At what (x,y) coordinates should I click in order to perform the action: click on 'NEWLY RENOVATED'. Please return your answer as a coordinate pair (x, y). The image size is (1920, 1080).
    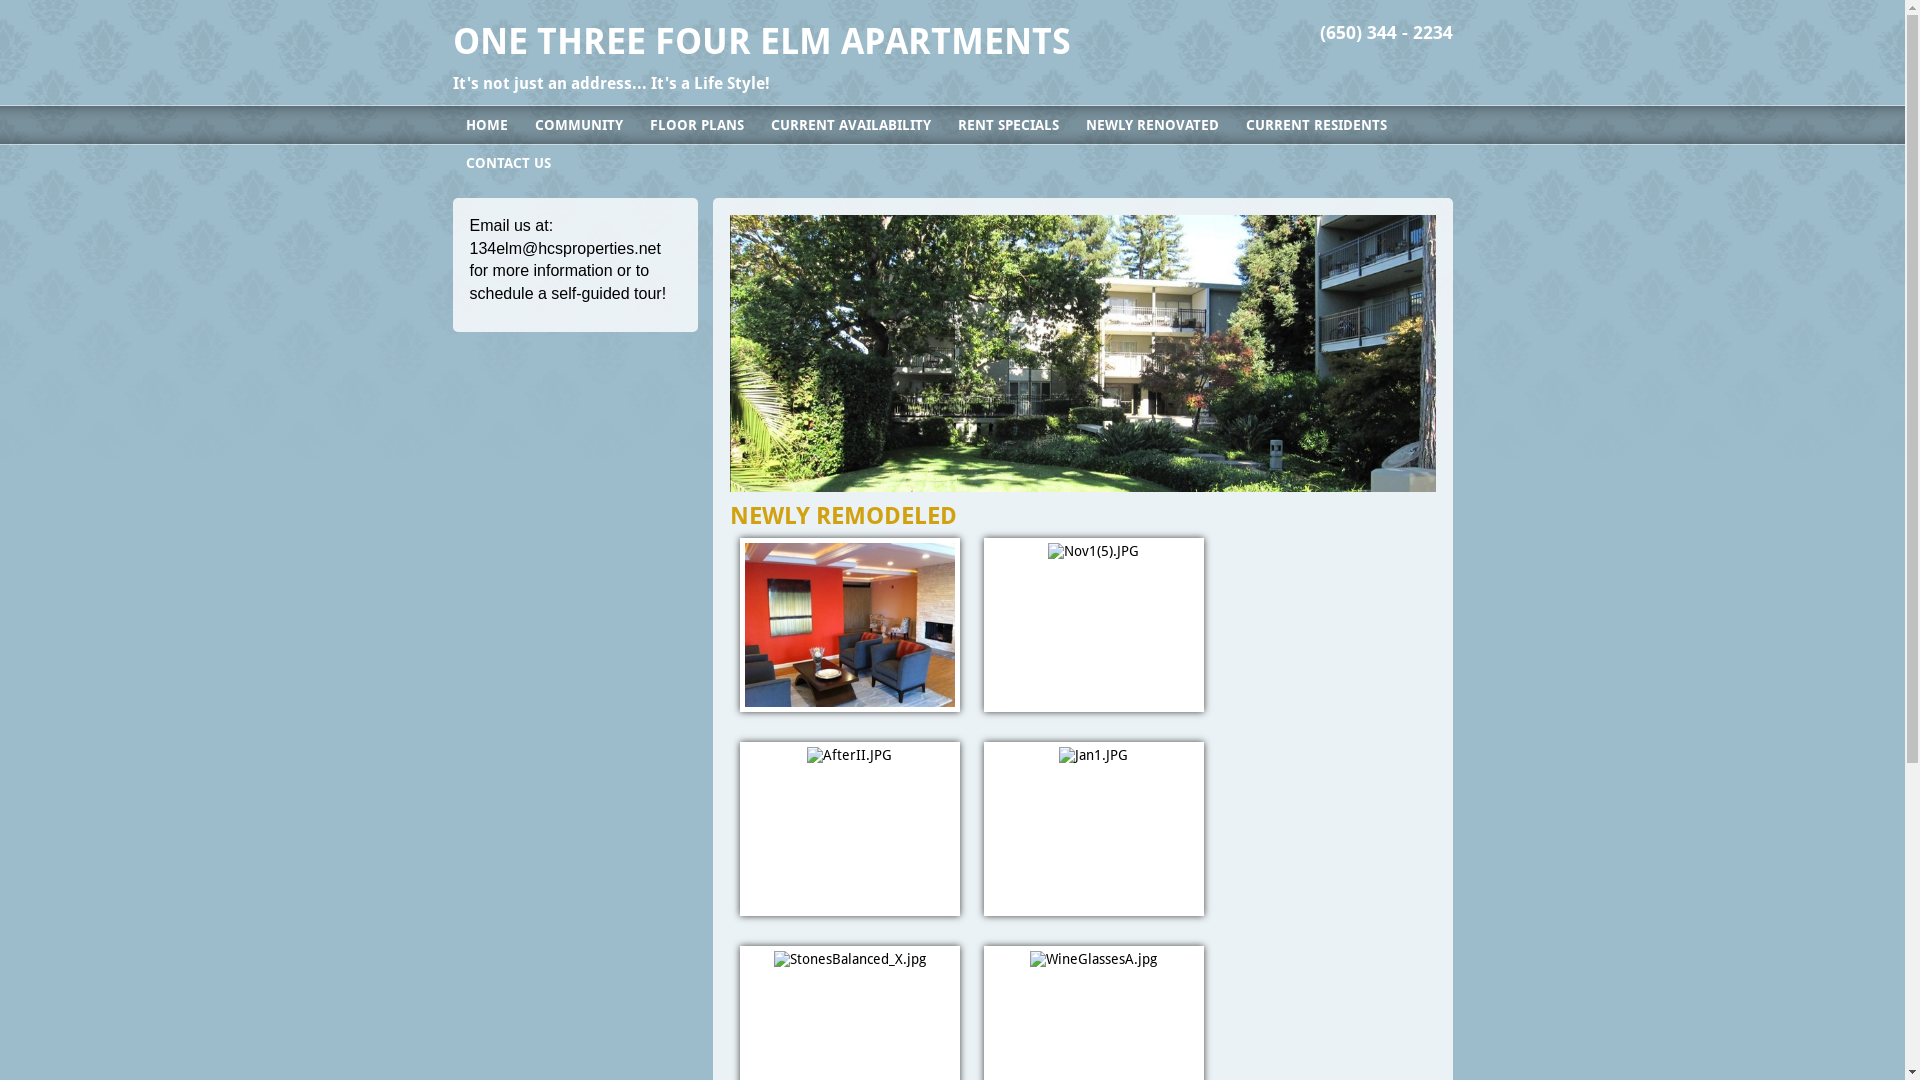
    Looking at the image, I should click on (1151, 124).